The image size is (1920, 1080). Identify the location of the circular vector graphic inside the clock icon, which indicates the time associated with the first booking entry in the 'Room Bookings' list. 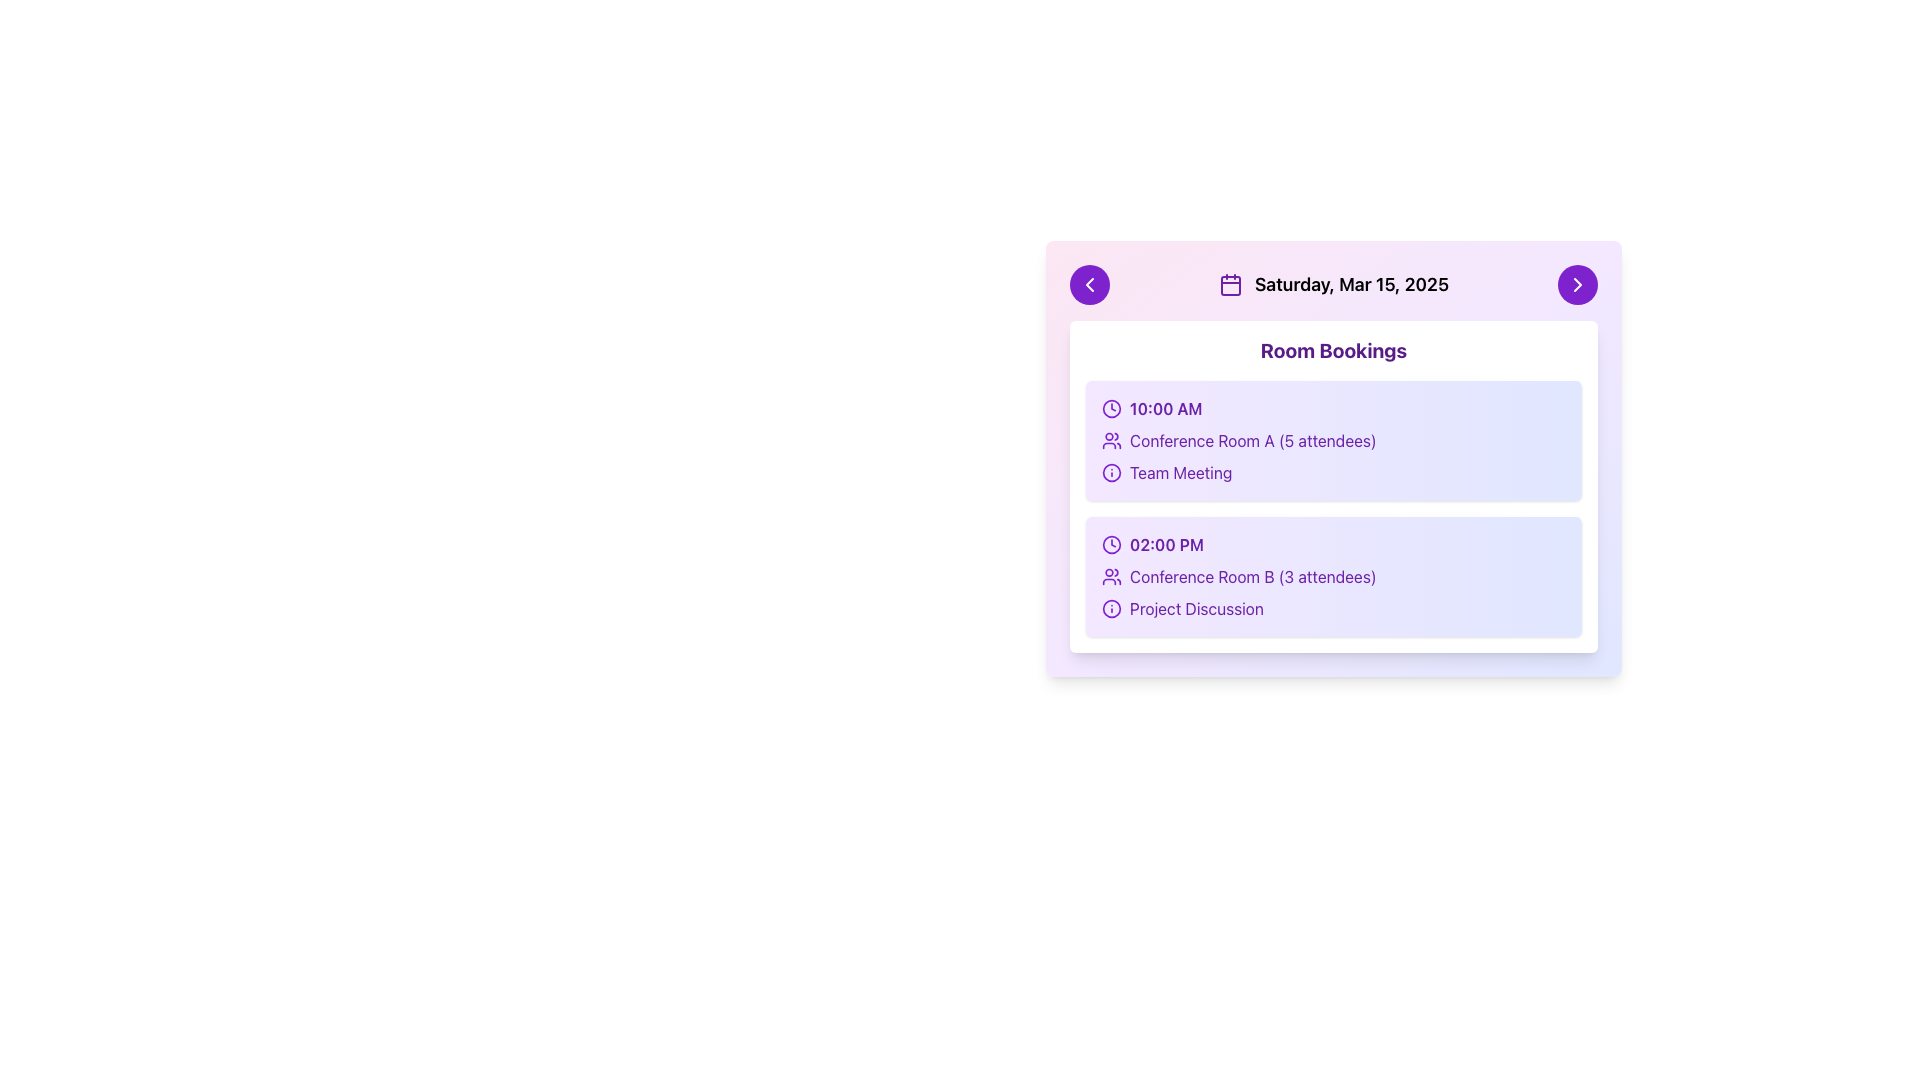
(1111, 407).